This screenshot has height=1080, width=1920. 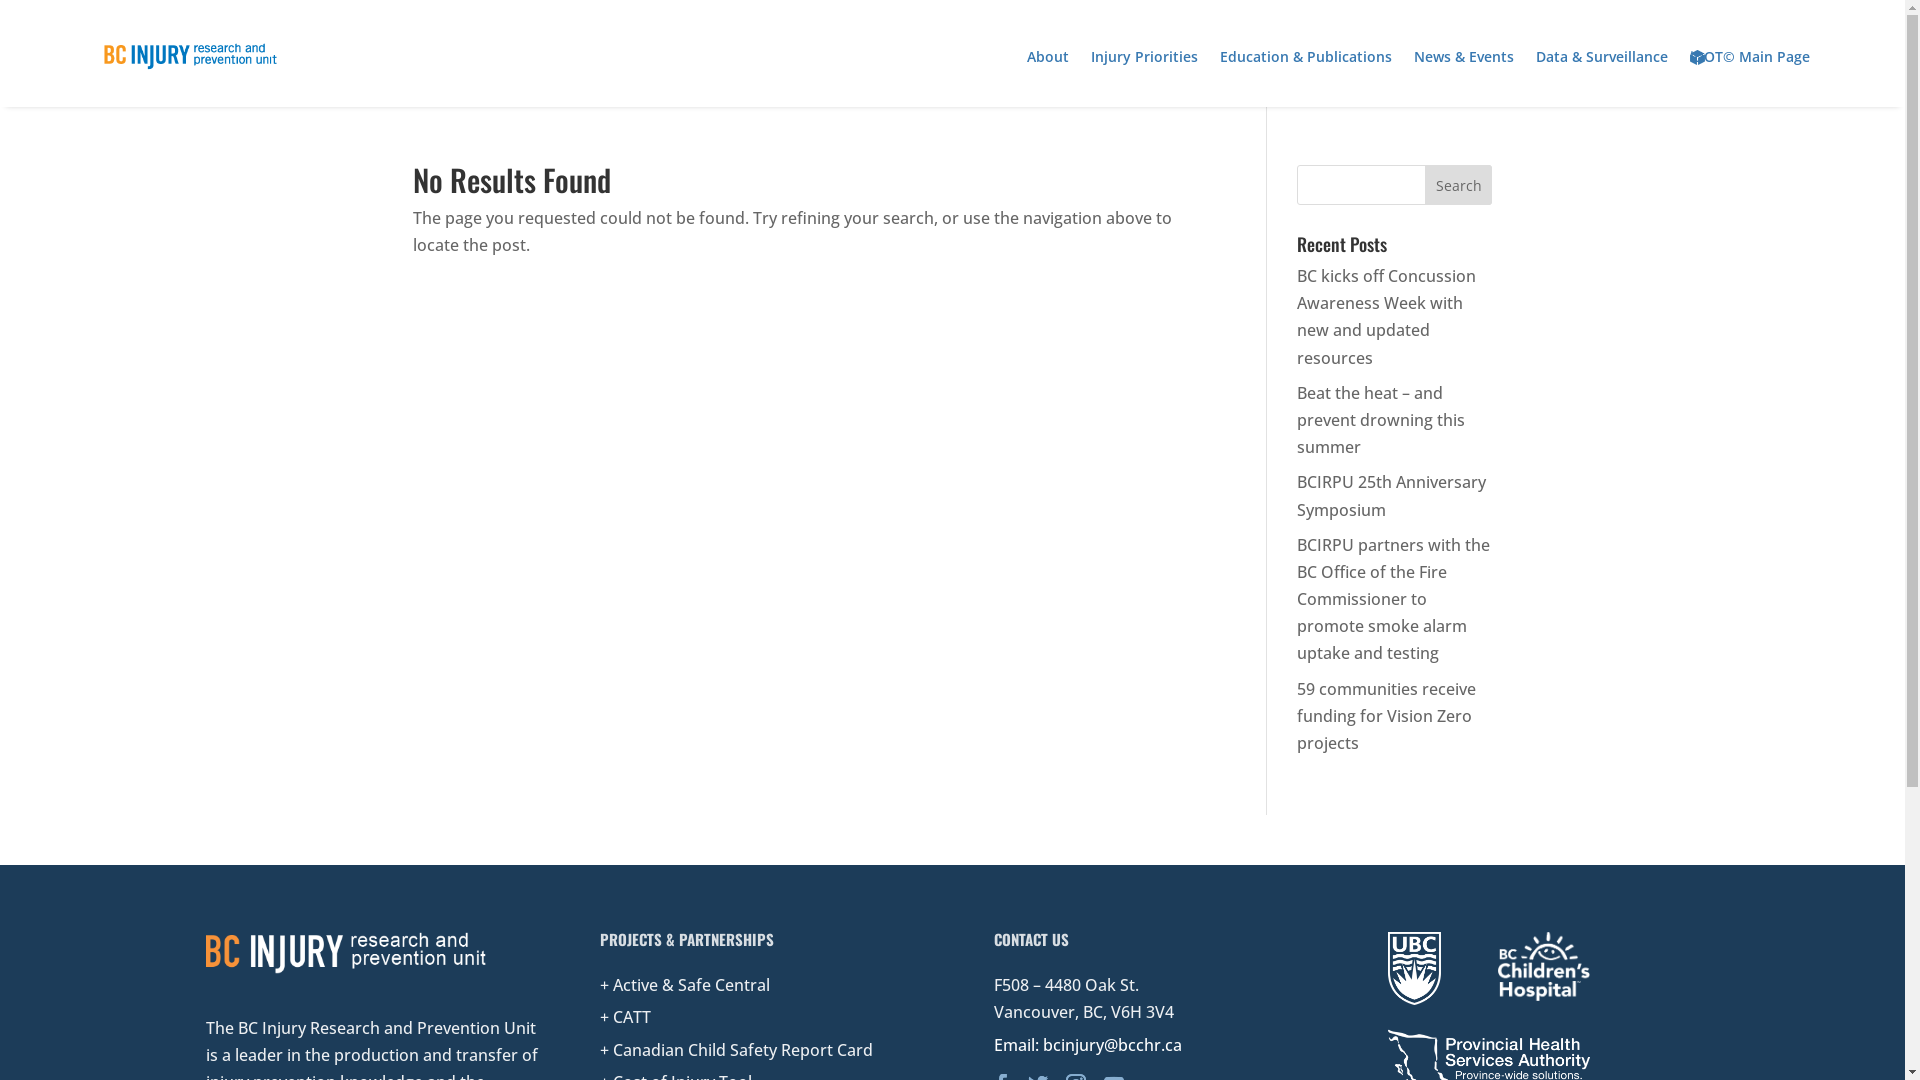 What do you see at coordinates (1459, 185) in the screenshot?
I see `'Search'` at bounding box center [1459, 185].